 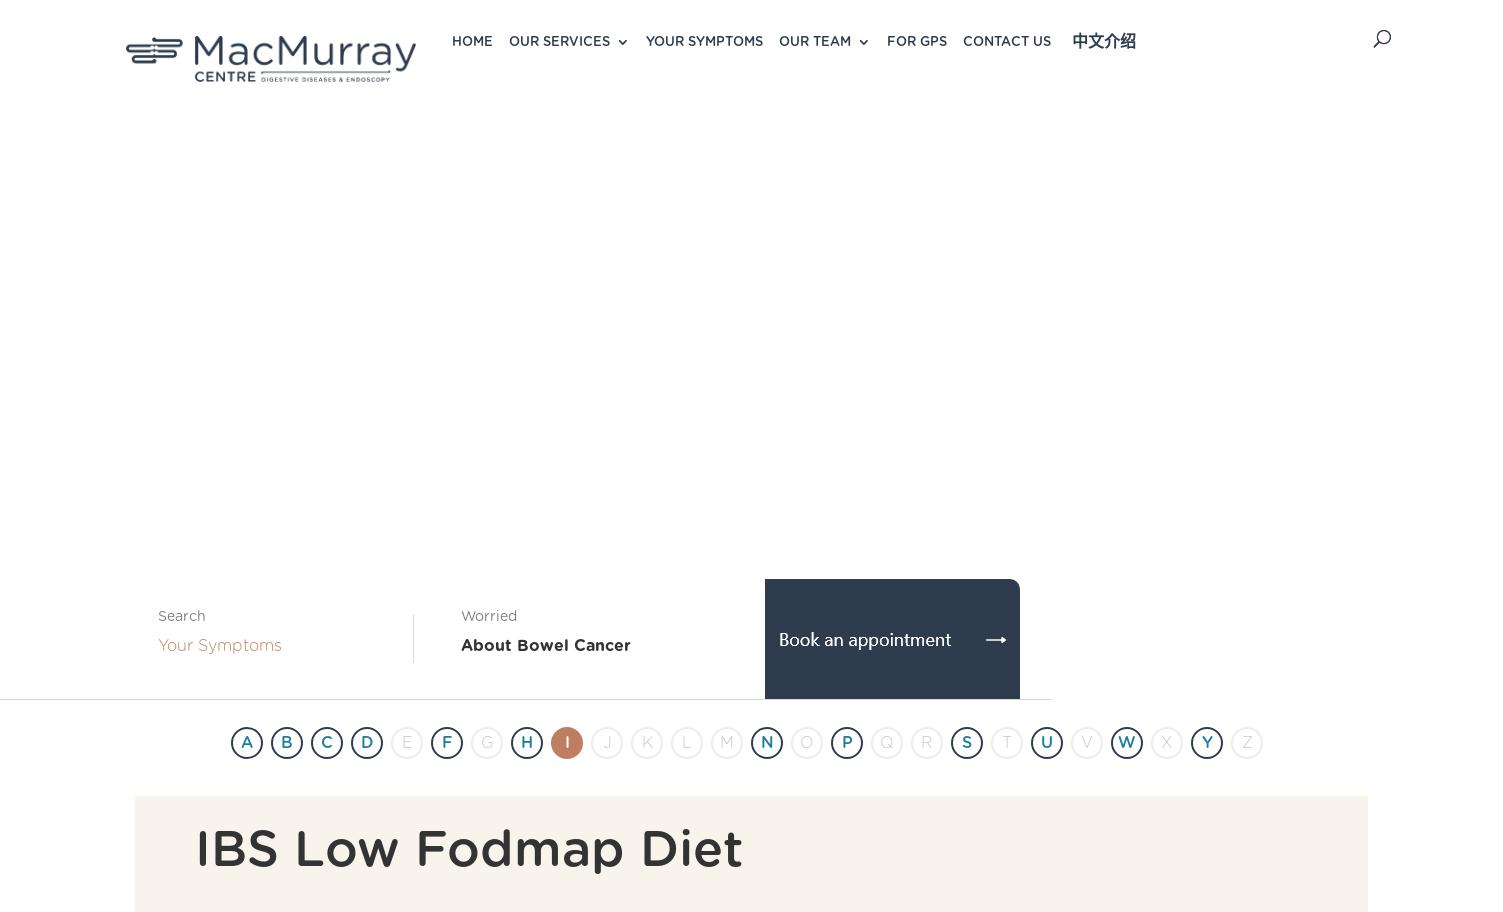 I want to click on 'Our Services', so click(x=559, y=41).